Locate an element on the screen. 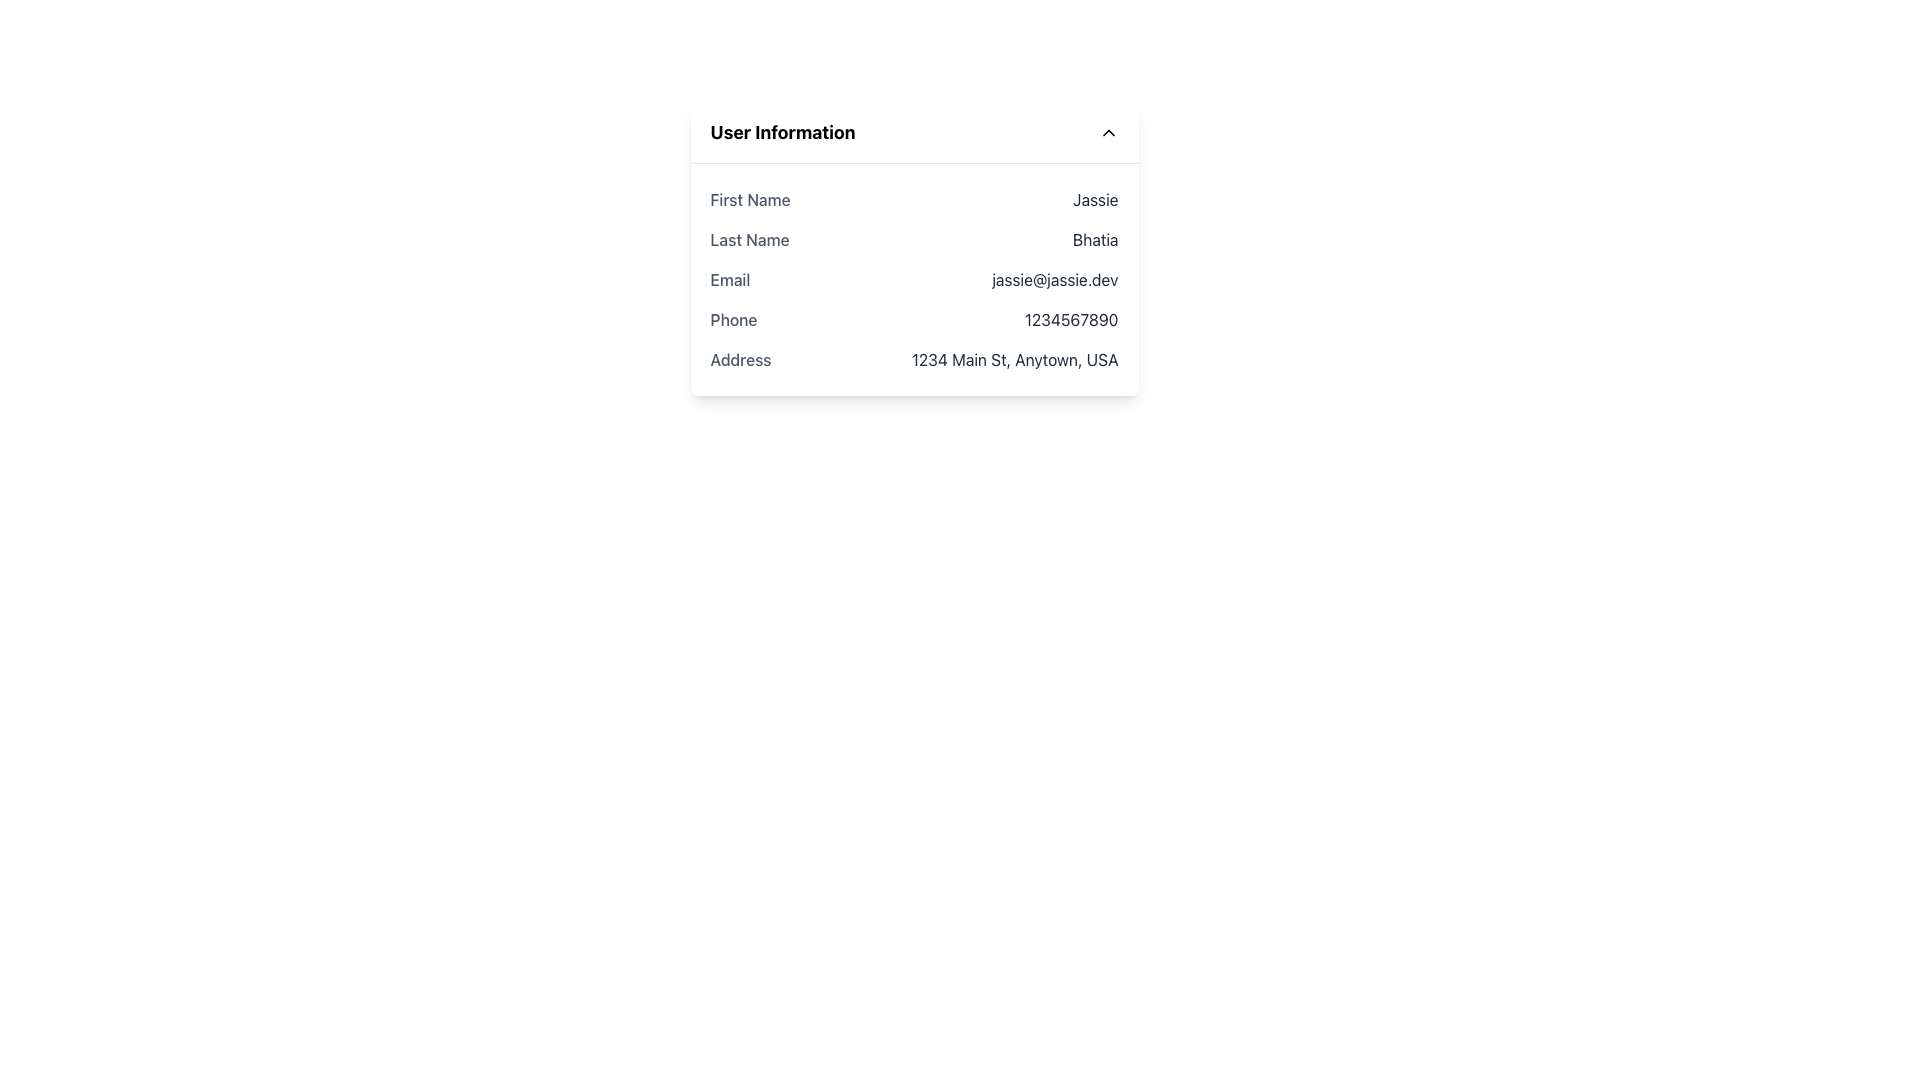  the text label displaying the user's first name 'Jassie', which is located to the right of the 'First Name' label within the user details card interface is located at coordinates (1094, 200).